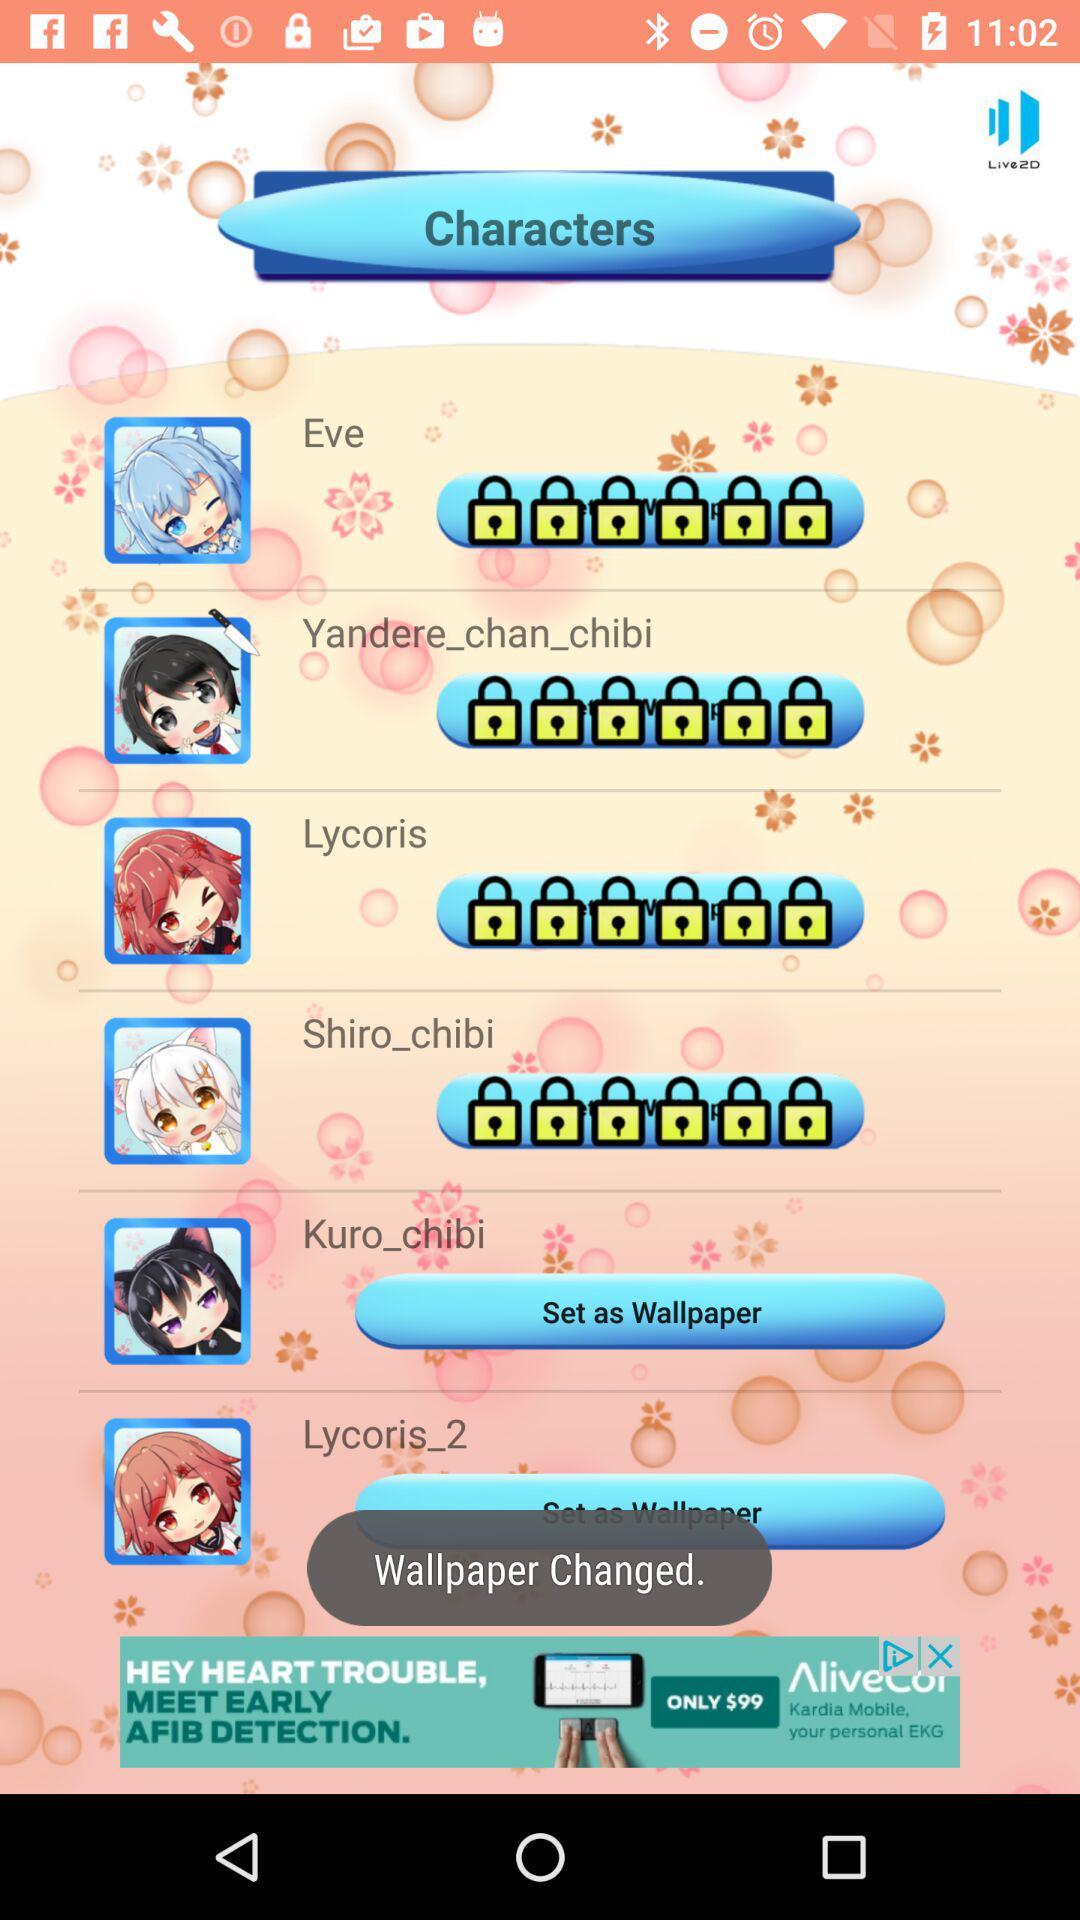 The width and height of the screenshot is (1080, 1920). What do you see at coordinates (540, 1701) in the screenshot?
I see `advertisement` at bounding box center [540, 1701].